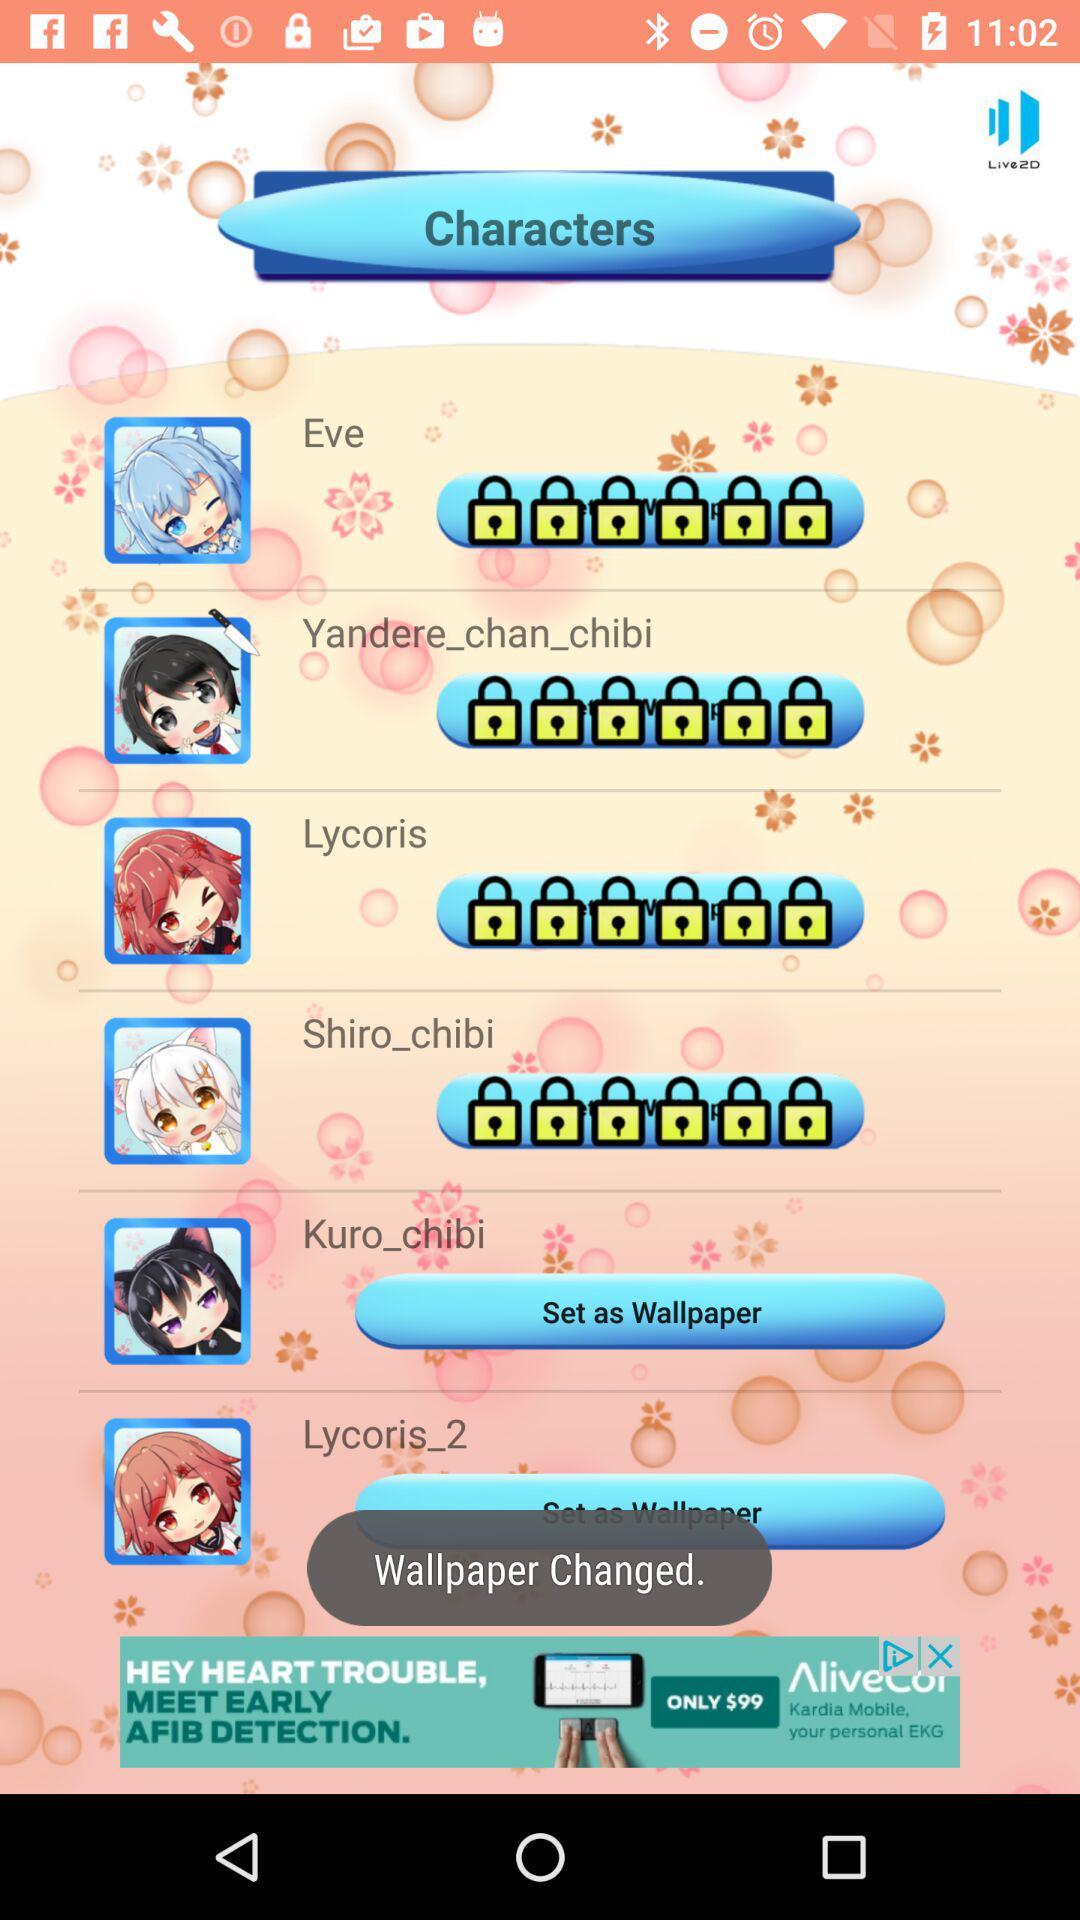 The width and height of the screenshot is (1080, 1920). What do you see at coordinates (540, 1701) in the screenshot?
I see `advertisement` at bounding box center [540, 1701].